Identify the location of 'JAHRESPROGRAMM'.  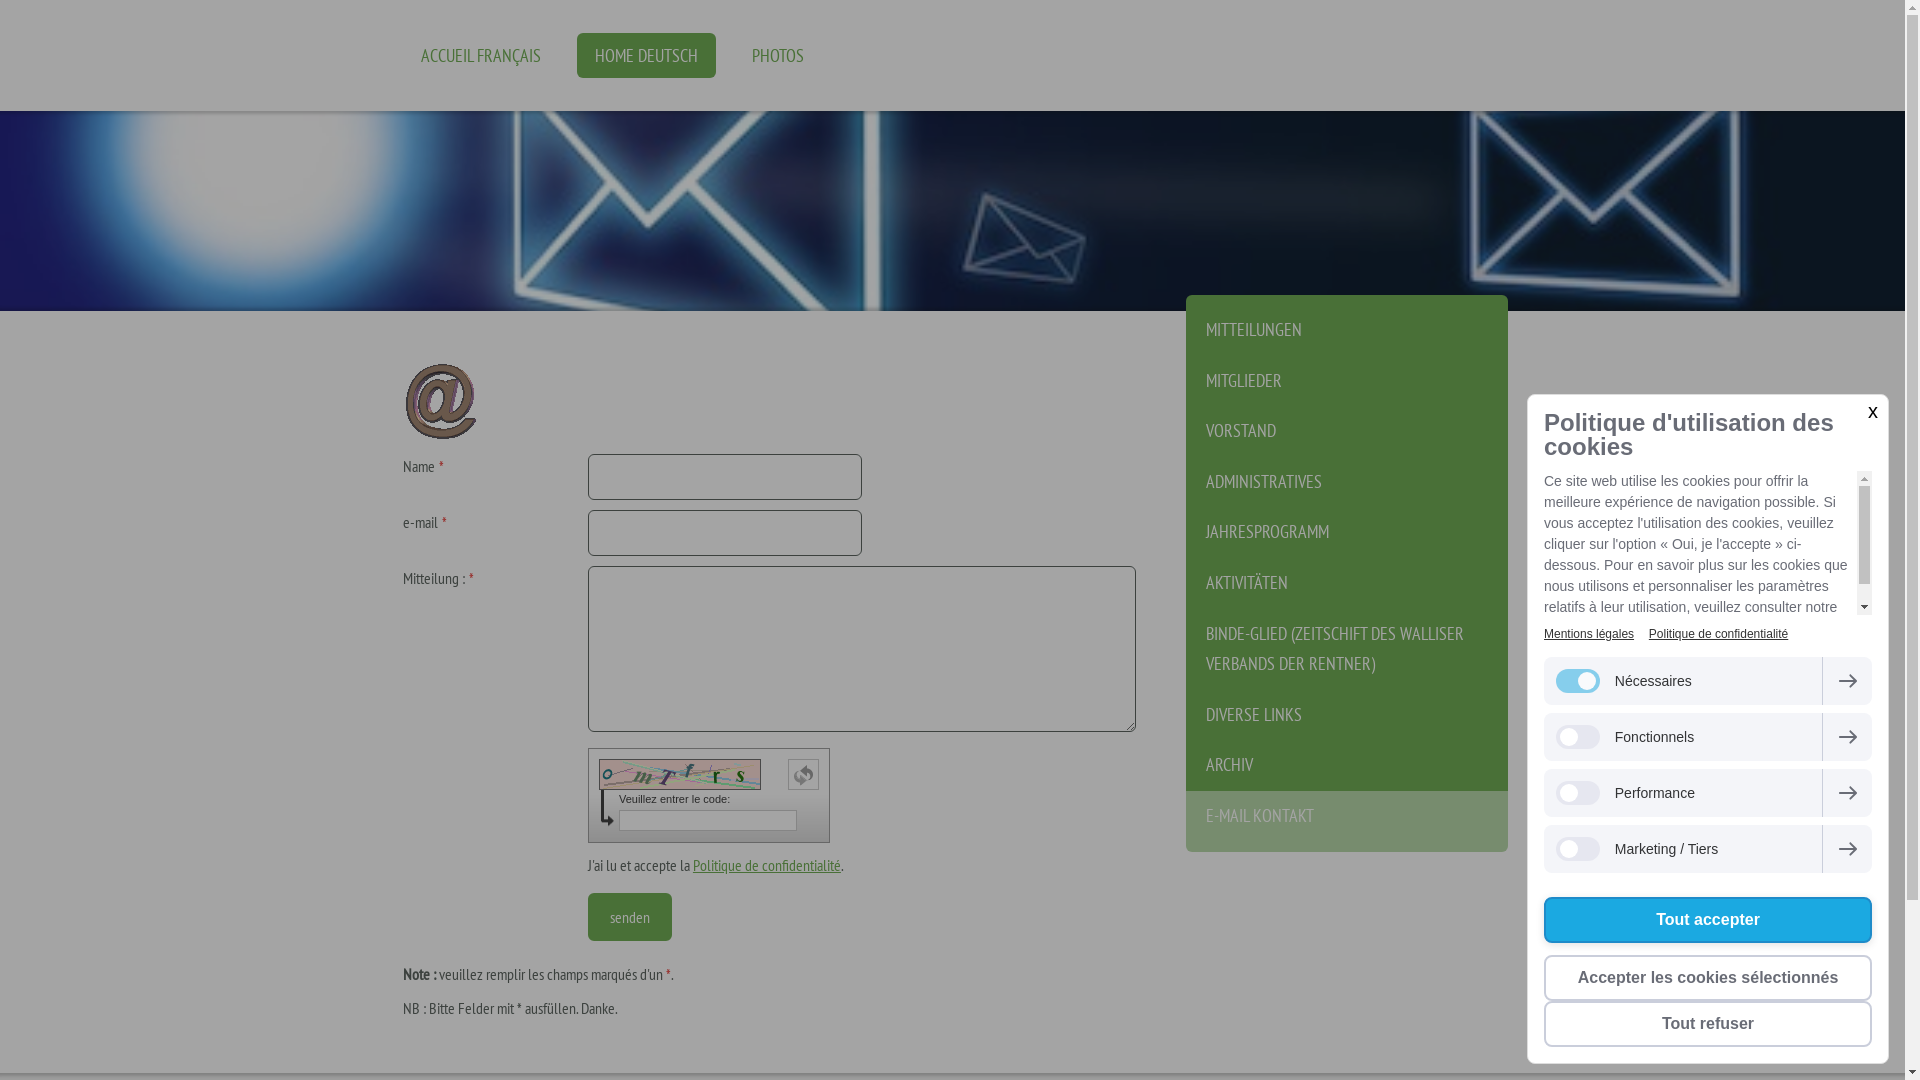
(1347, 531).